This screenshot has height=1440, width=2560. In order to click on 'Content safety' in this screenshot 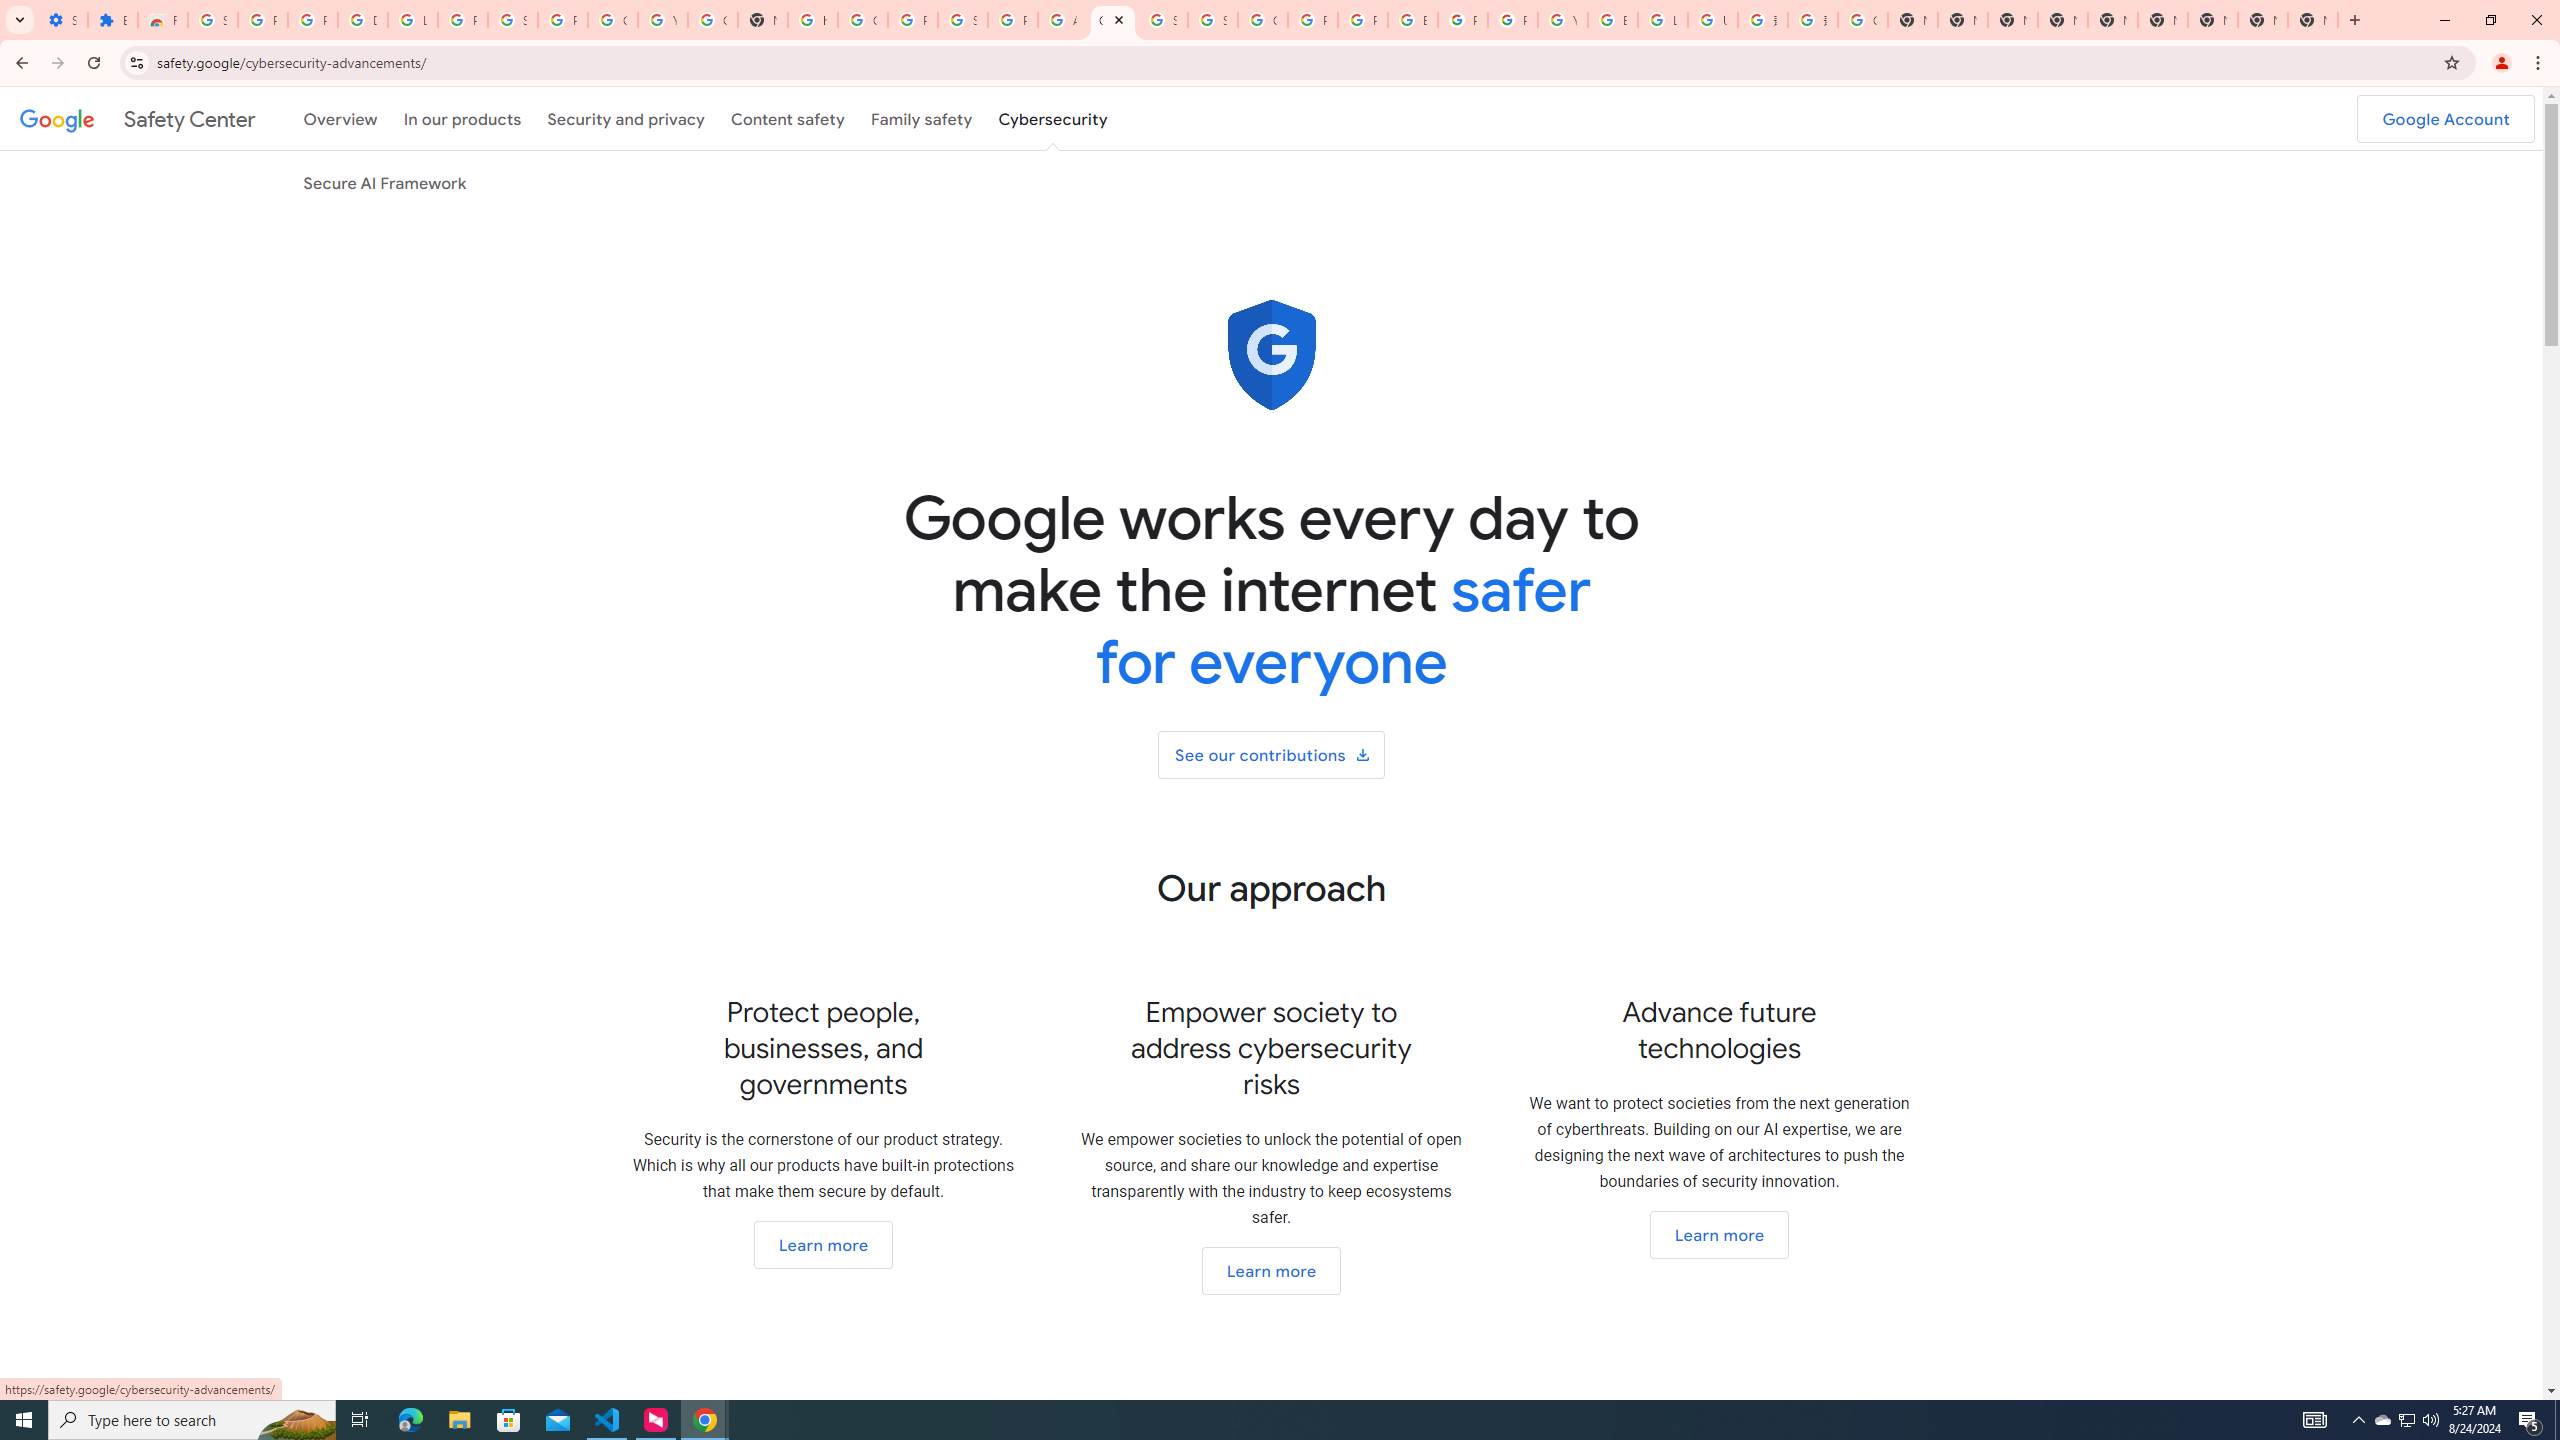, I will do `click(786, 118)`.